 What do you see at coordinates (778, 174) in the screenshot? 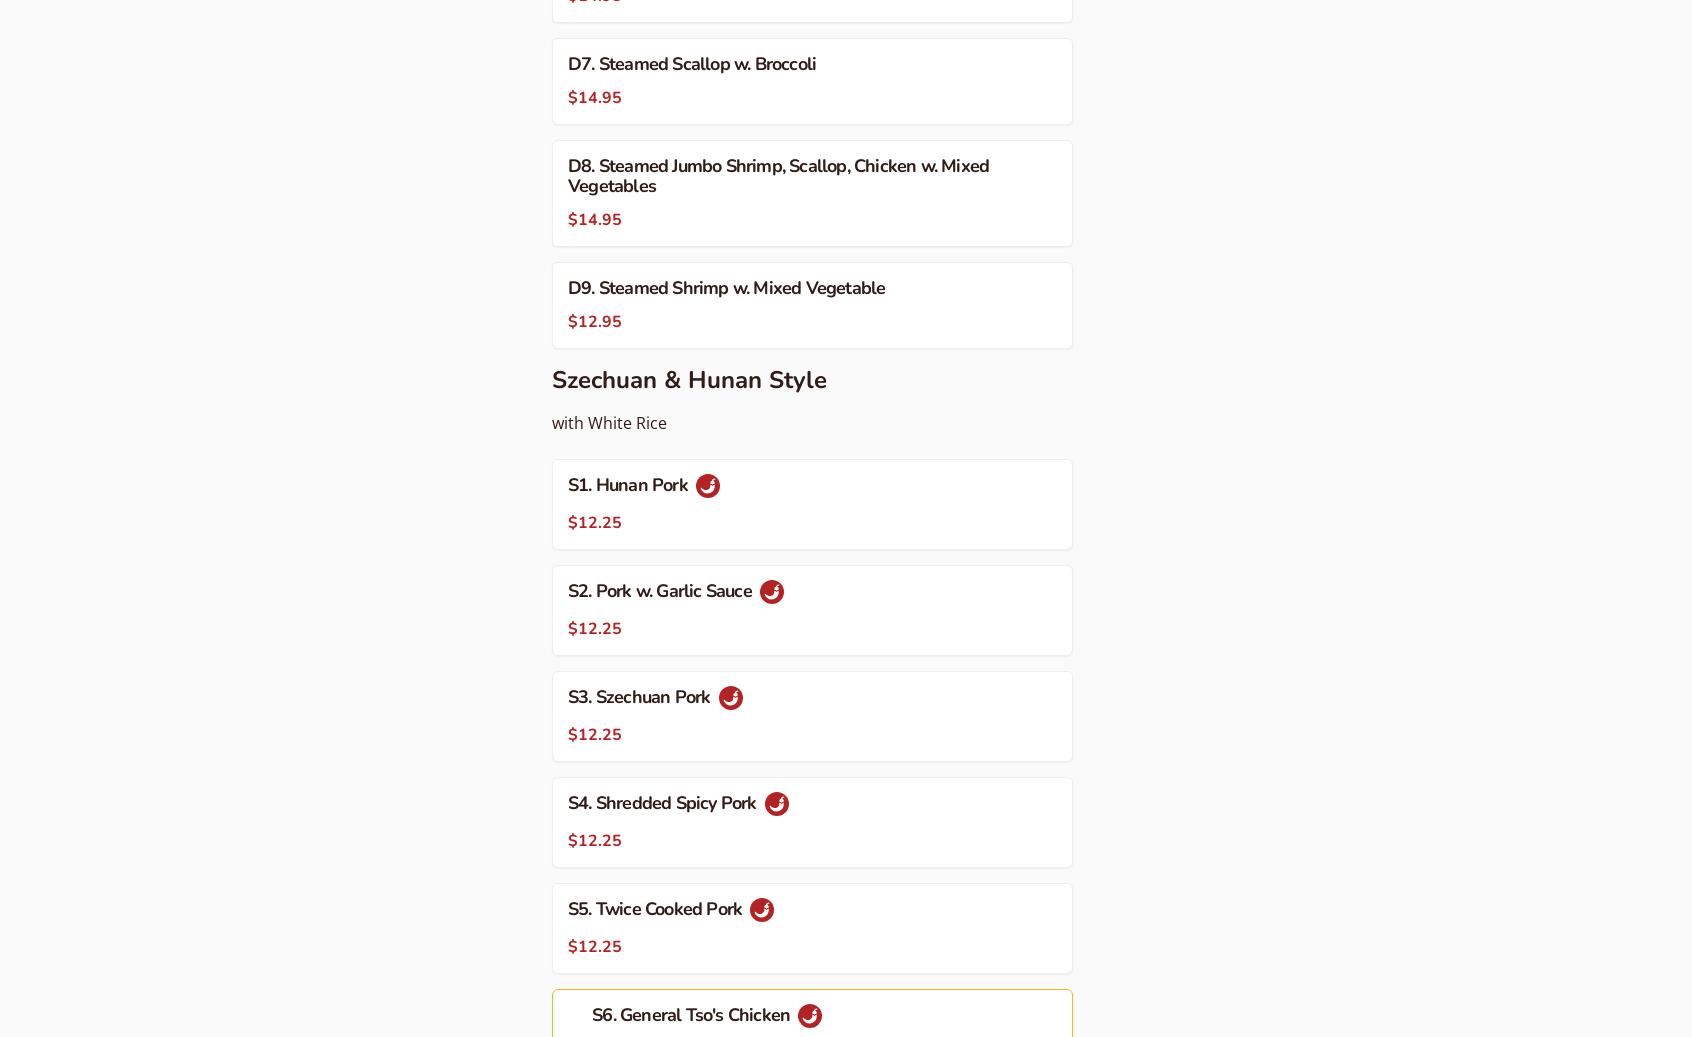
I see `'D8. Steamed Jumbo Shrimp, Scallop, Chicken w. Mixed Vegetables'` at bounding box center [778, 174].